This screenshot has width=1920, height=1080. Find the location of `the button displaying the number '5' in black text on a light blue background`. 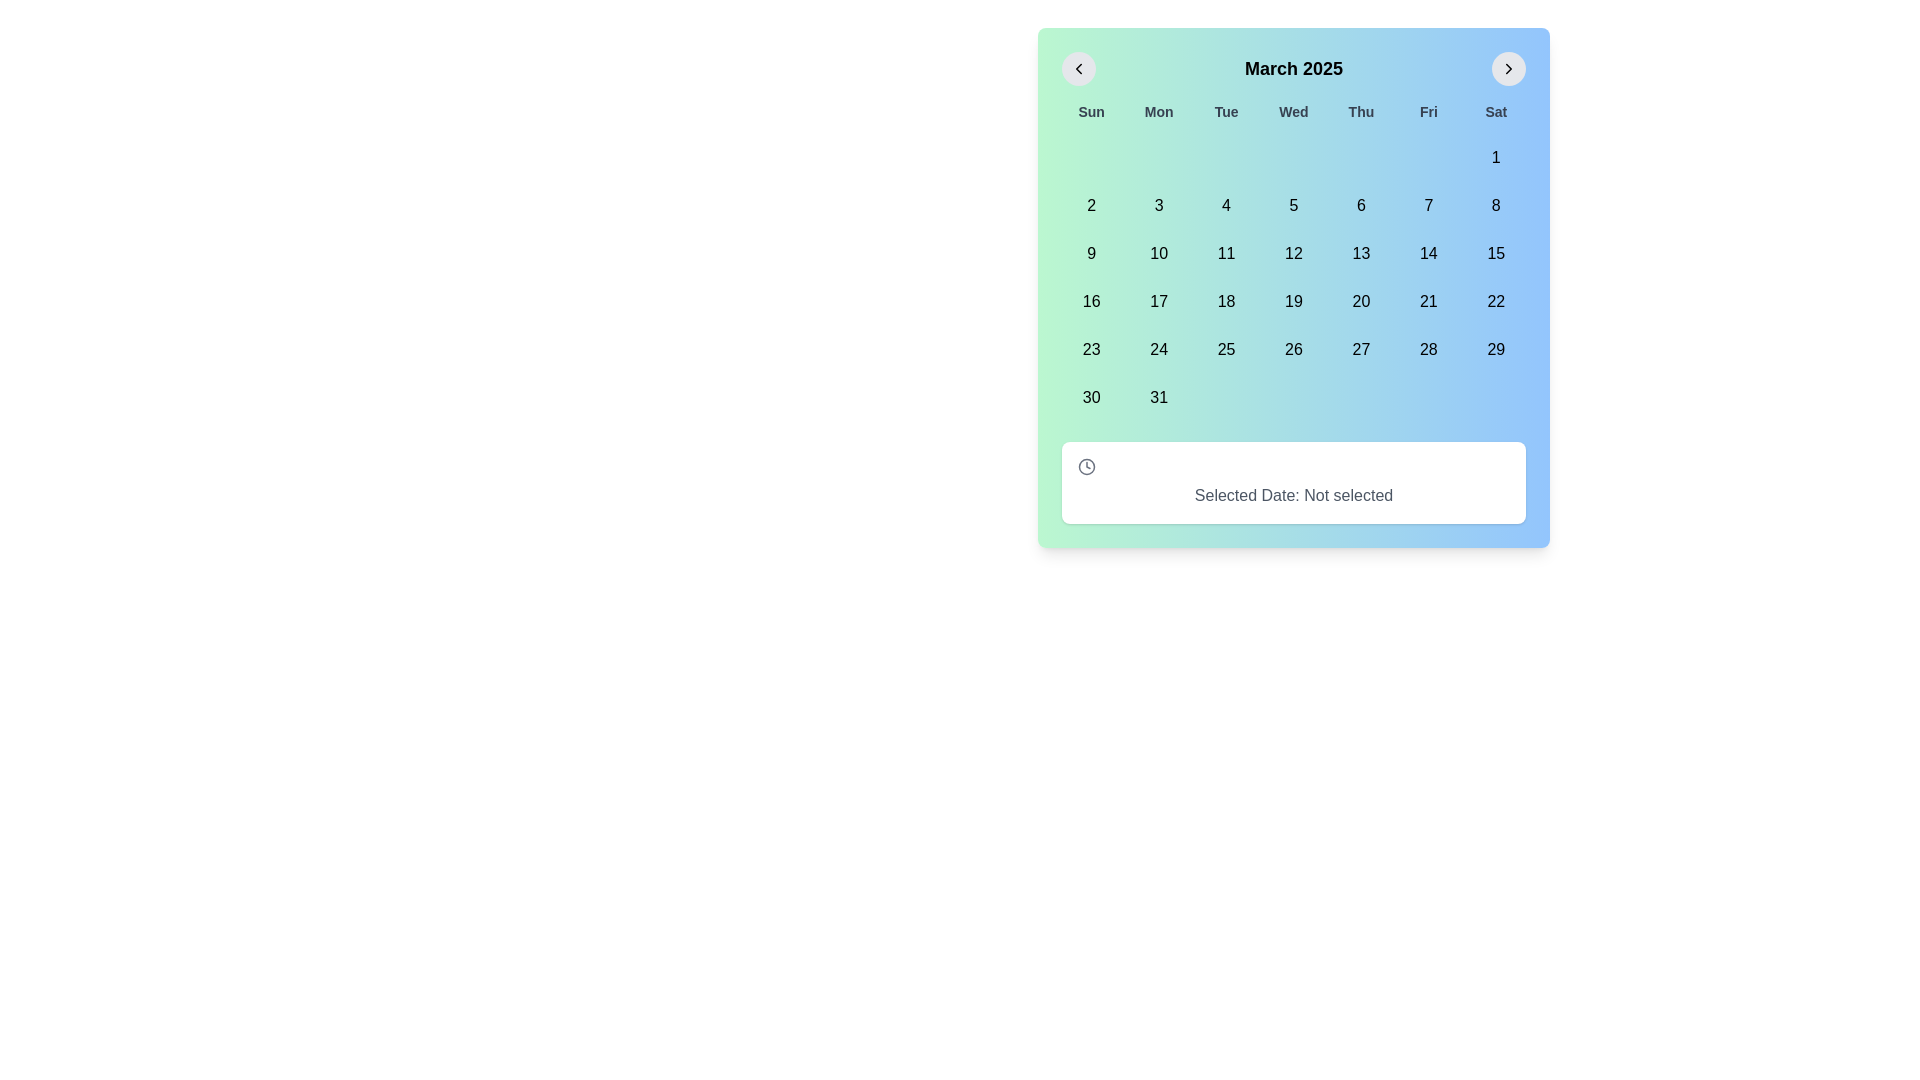

the button displaying the number '5' in black text on a light blue background is located at coordinates (1294, 205).